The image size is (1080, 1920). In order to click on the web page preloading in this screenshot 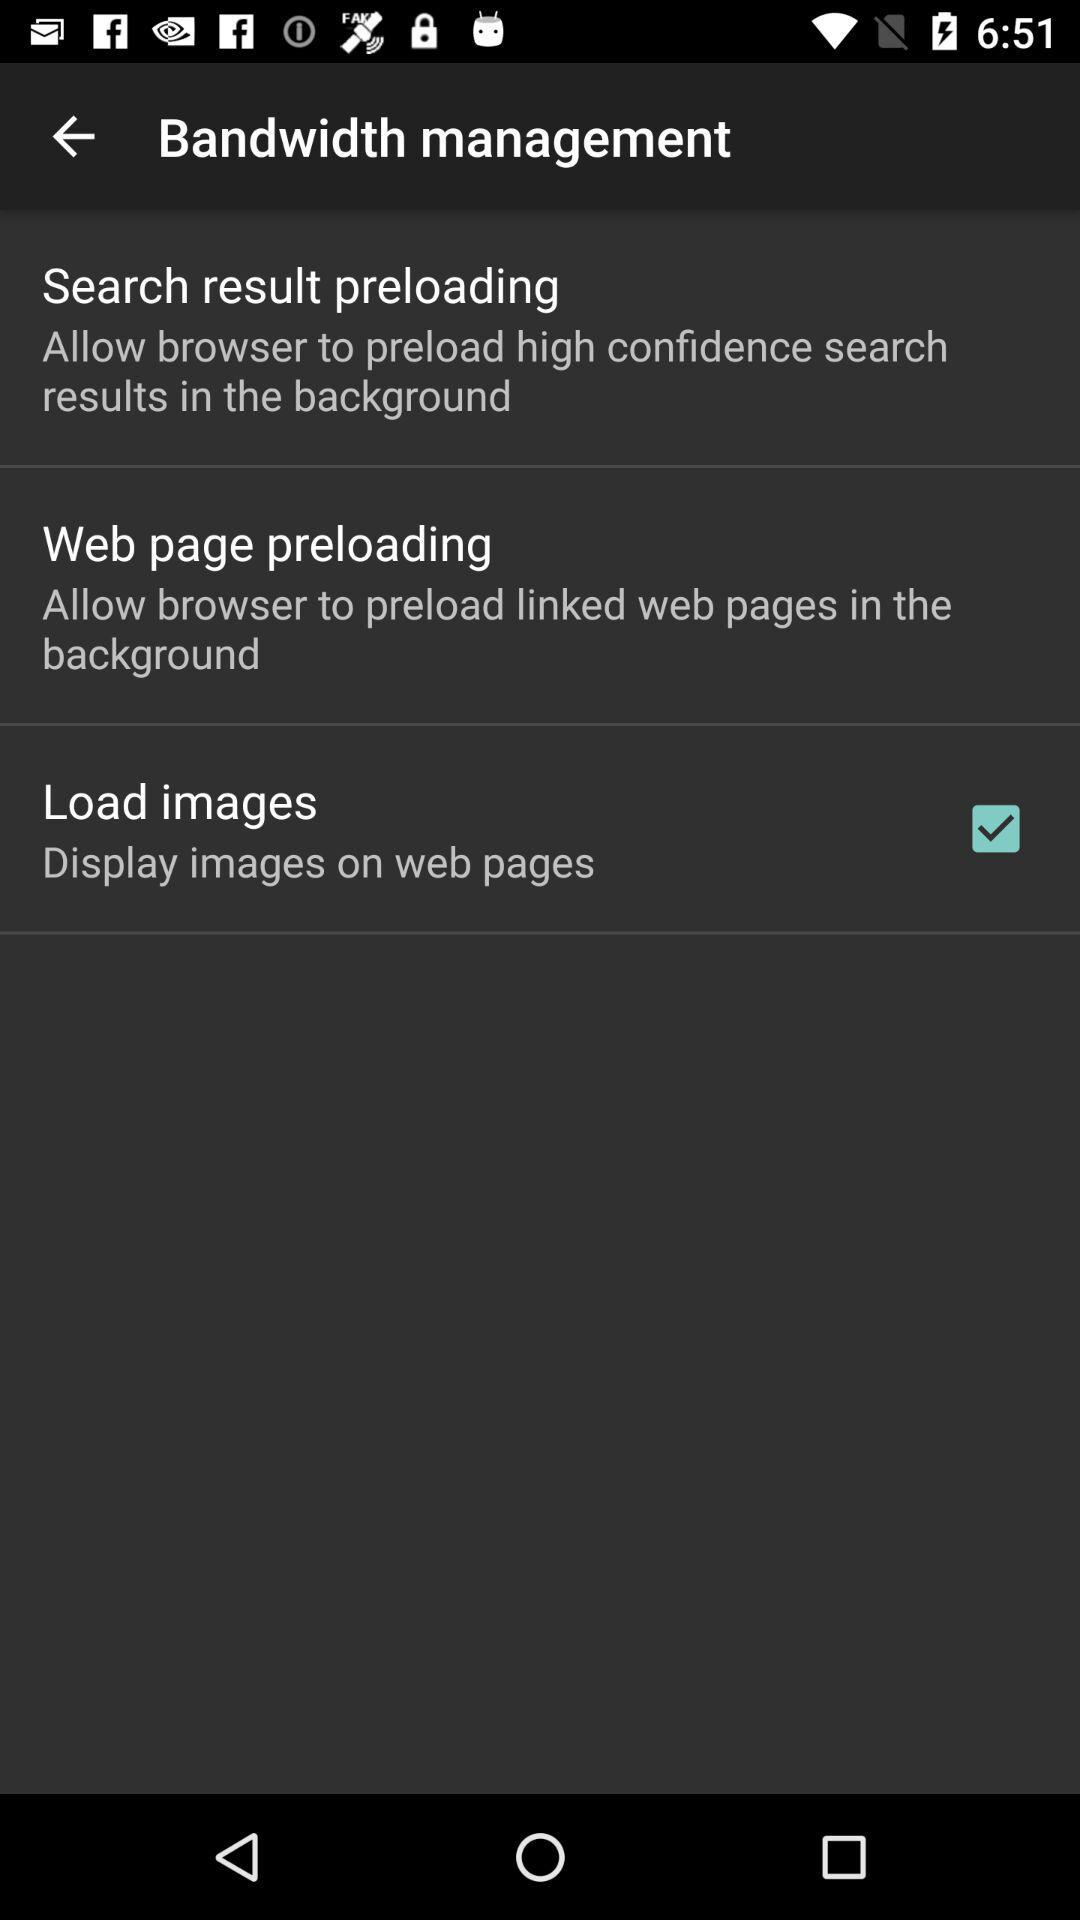, I will do `click(266, 542)`.